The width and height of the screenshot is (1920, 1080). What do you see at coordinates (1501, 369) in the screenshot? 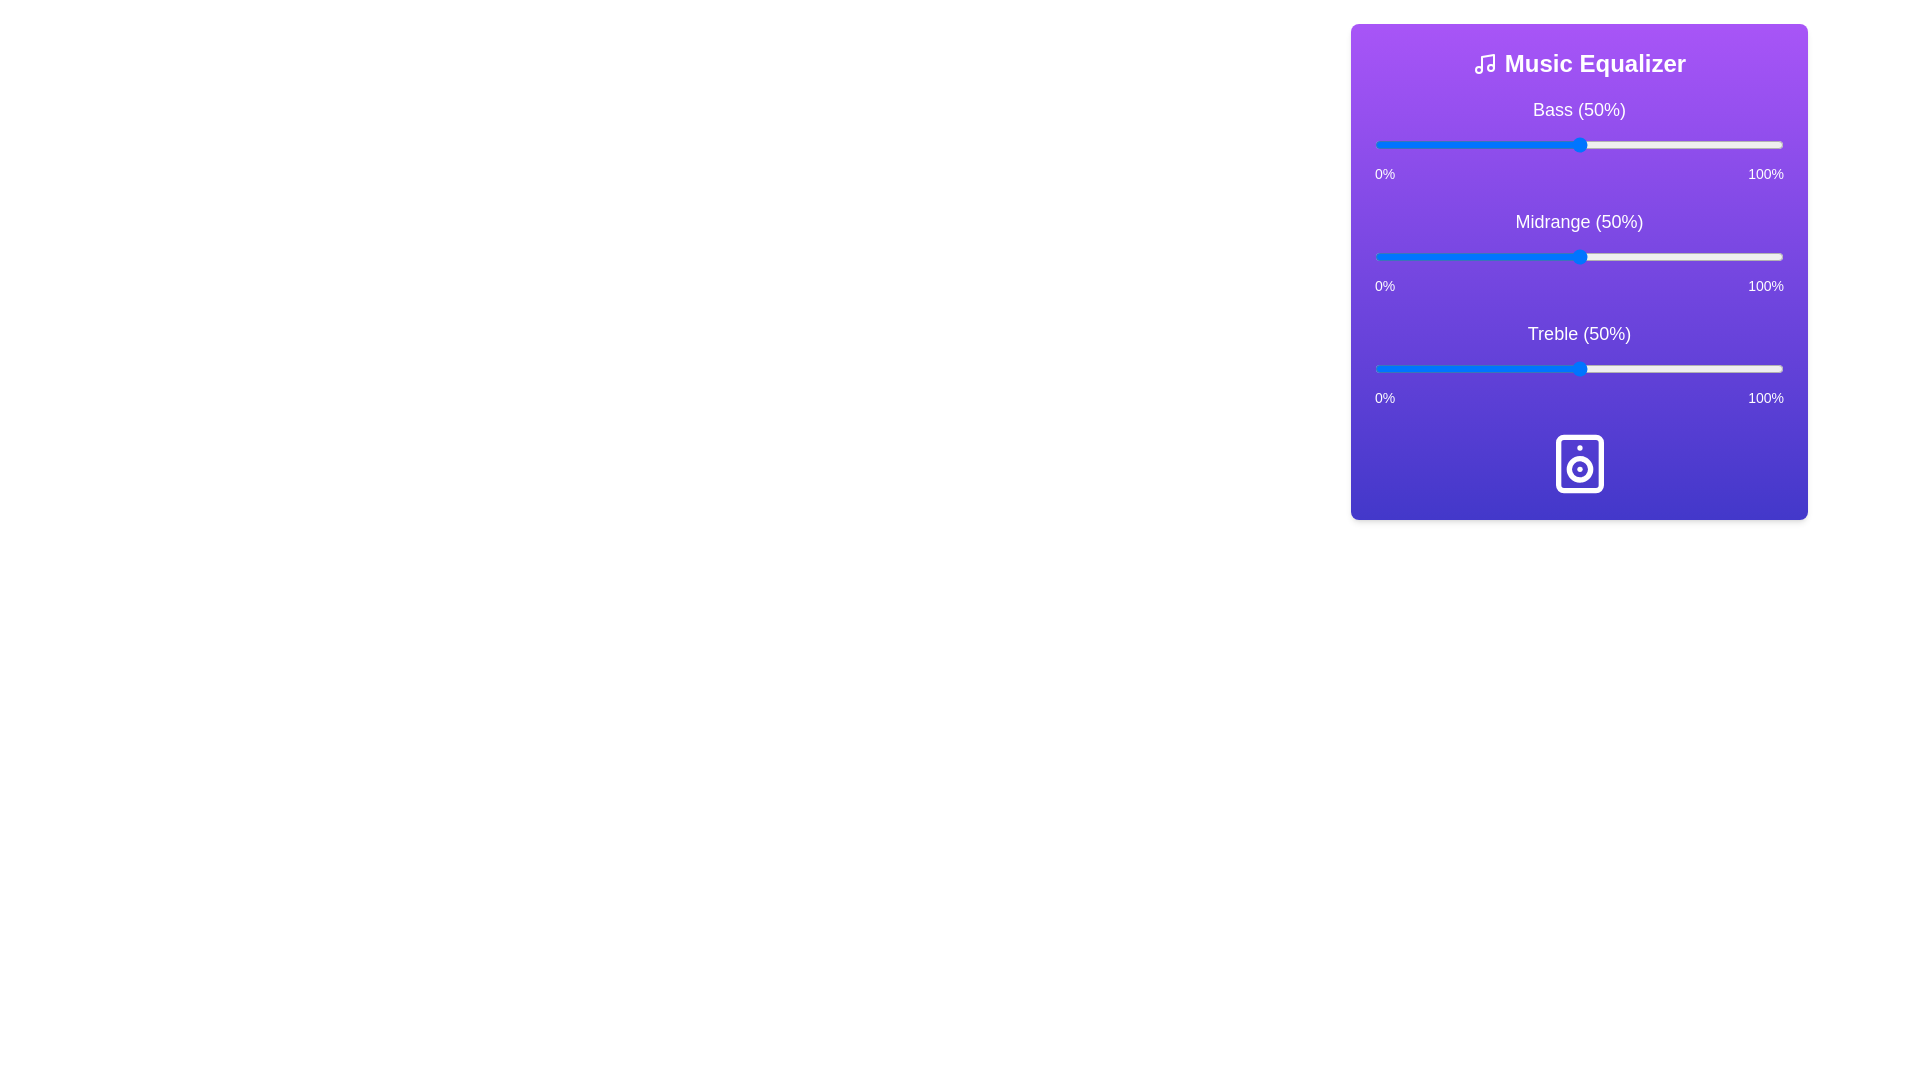
I see `the treble slider to 31%` at bounding box center [1501, 369].